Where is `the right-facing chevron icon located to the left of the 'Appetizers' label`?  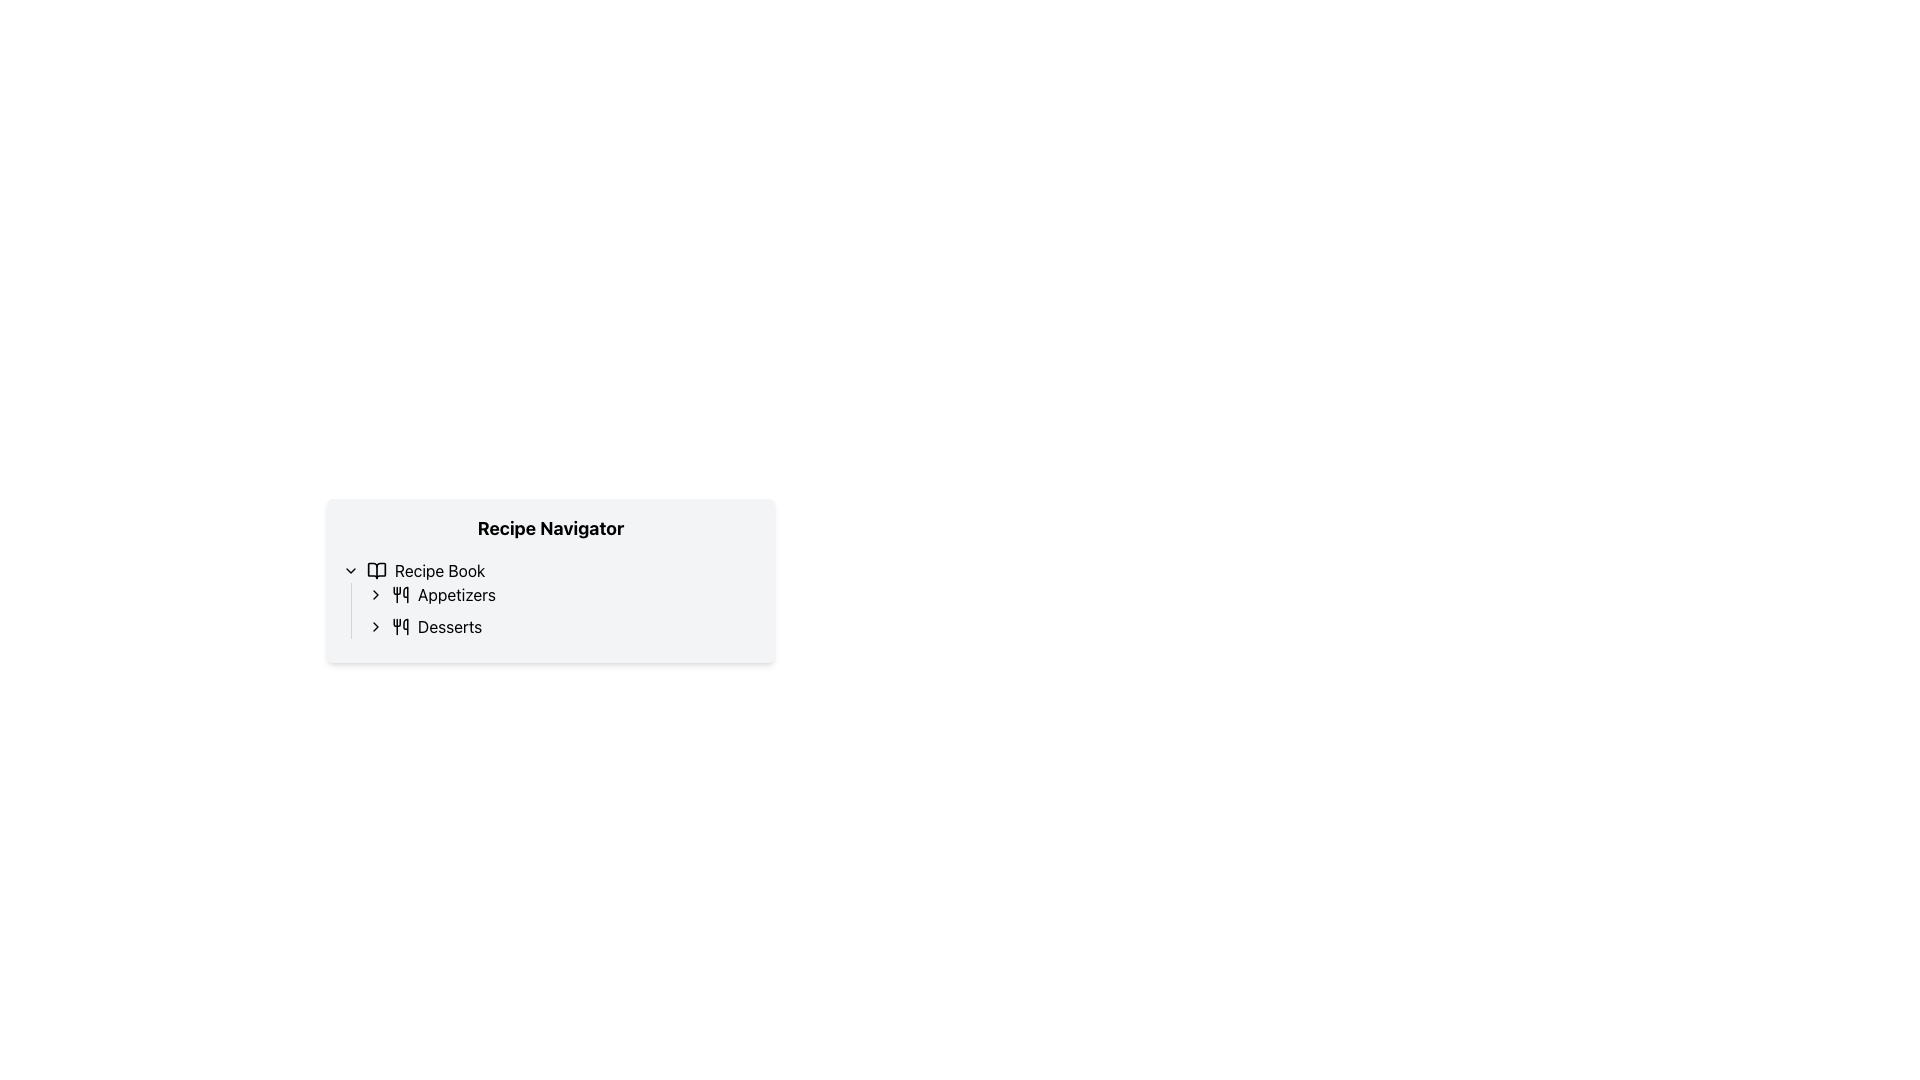 the right-facing chevron icon located to the left of the 'Appetizers' label is located at coordinates (375, 593).